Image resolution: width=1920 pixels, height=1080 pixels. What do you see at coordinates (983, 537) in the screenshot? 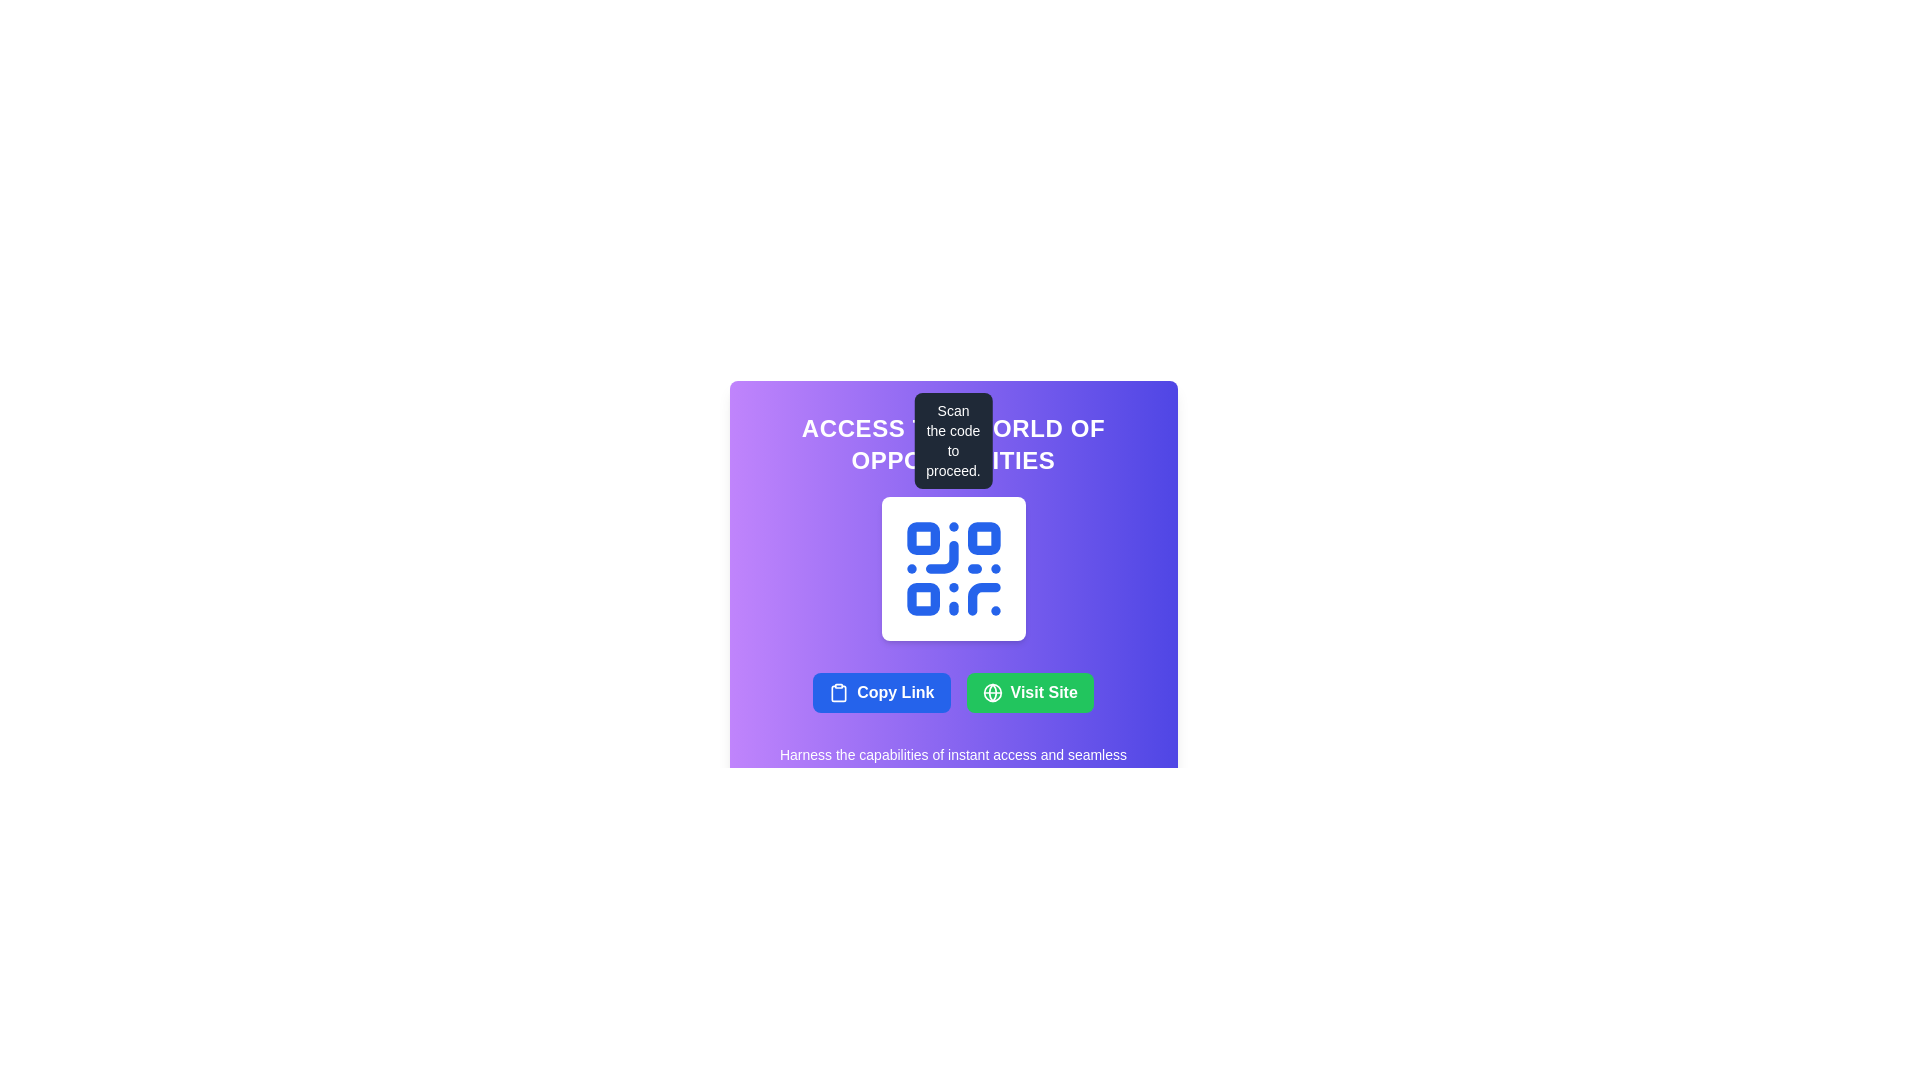
I see `the second square in the top row of the QR code design, which is a graphical rectangular icon with rounded corners, positioned to the right of the first square` at bounding box center [983, 537].